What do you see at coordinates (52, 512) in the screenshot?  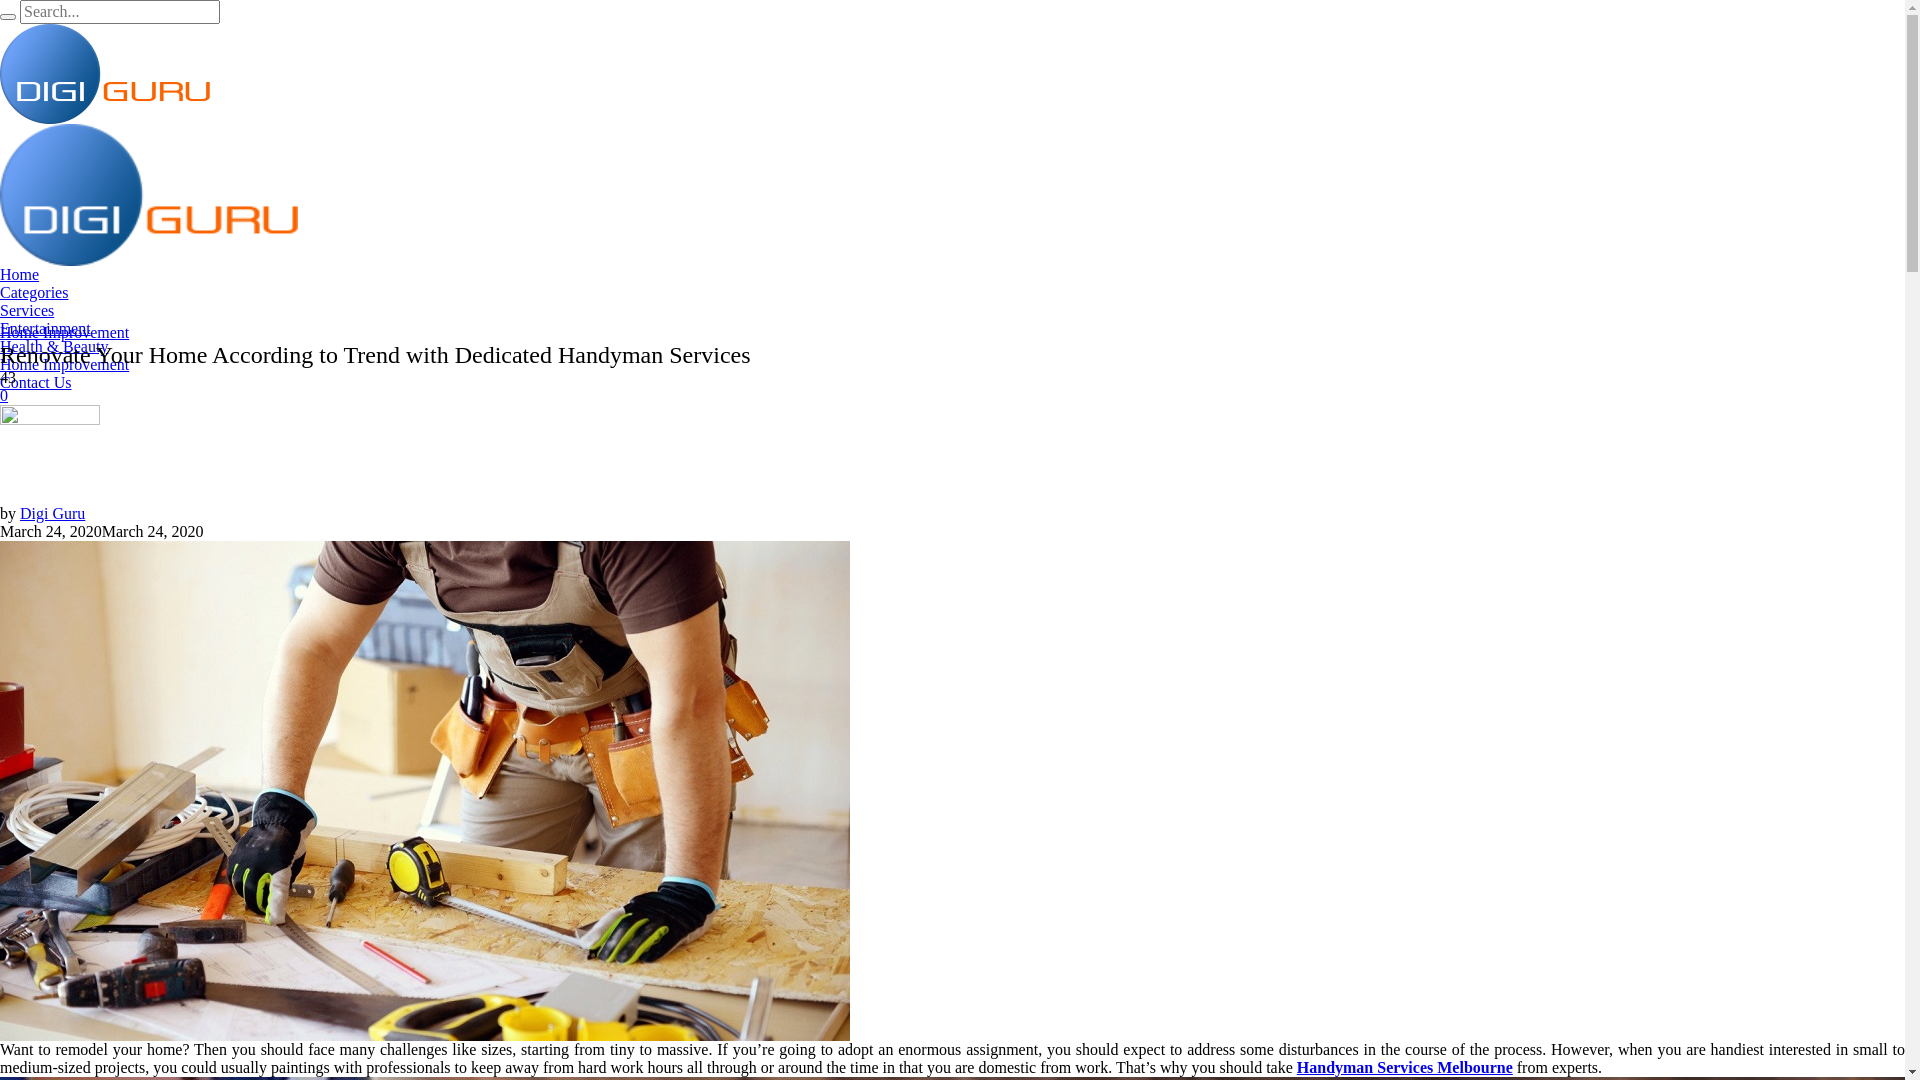 I see `'Digi Guru'` at bounding box center [52, 512].